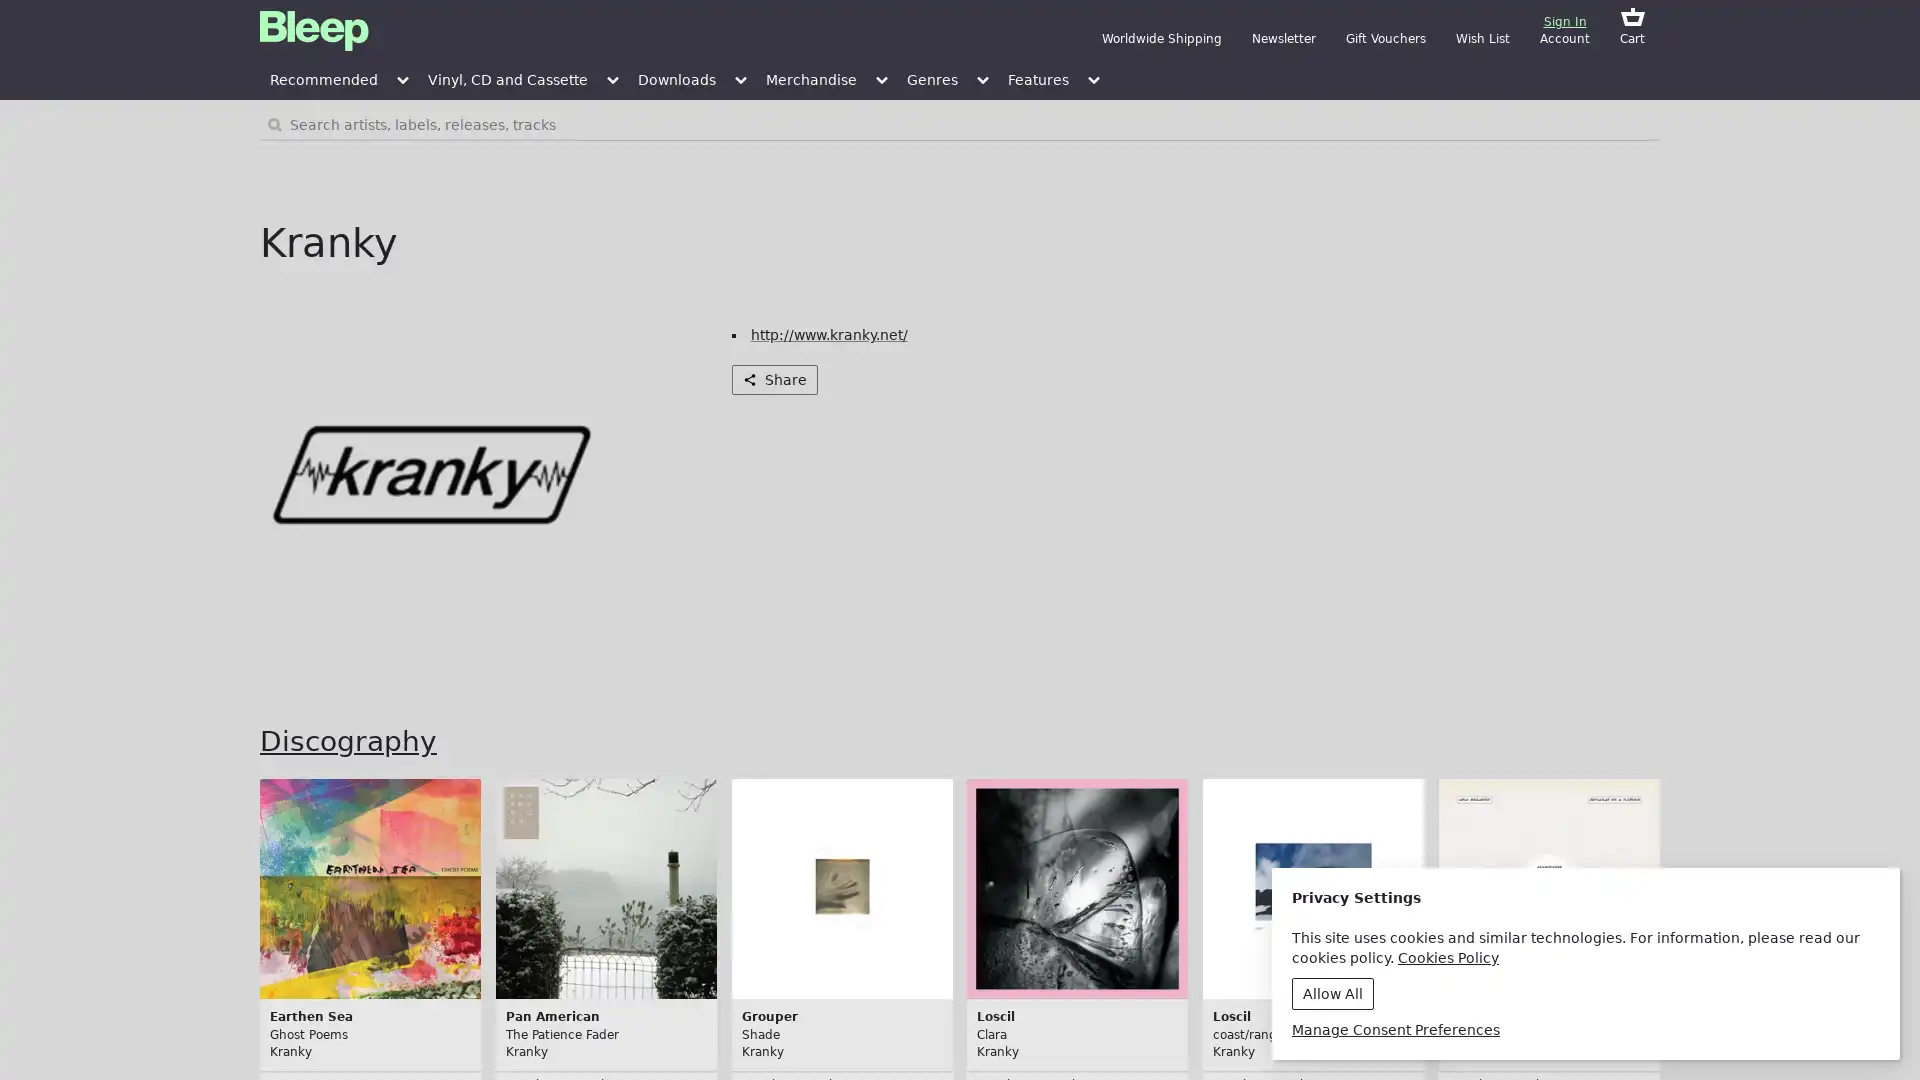  I want to click on Share, so click(772, 380).